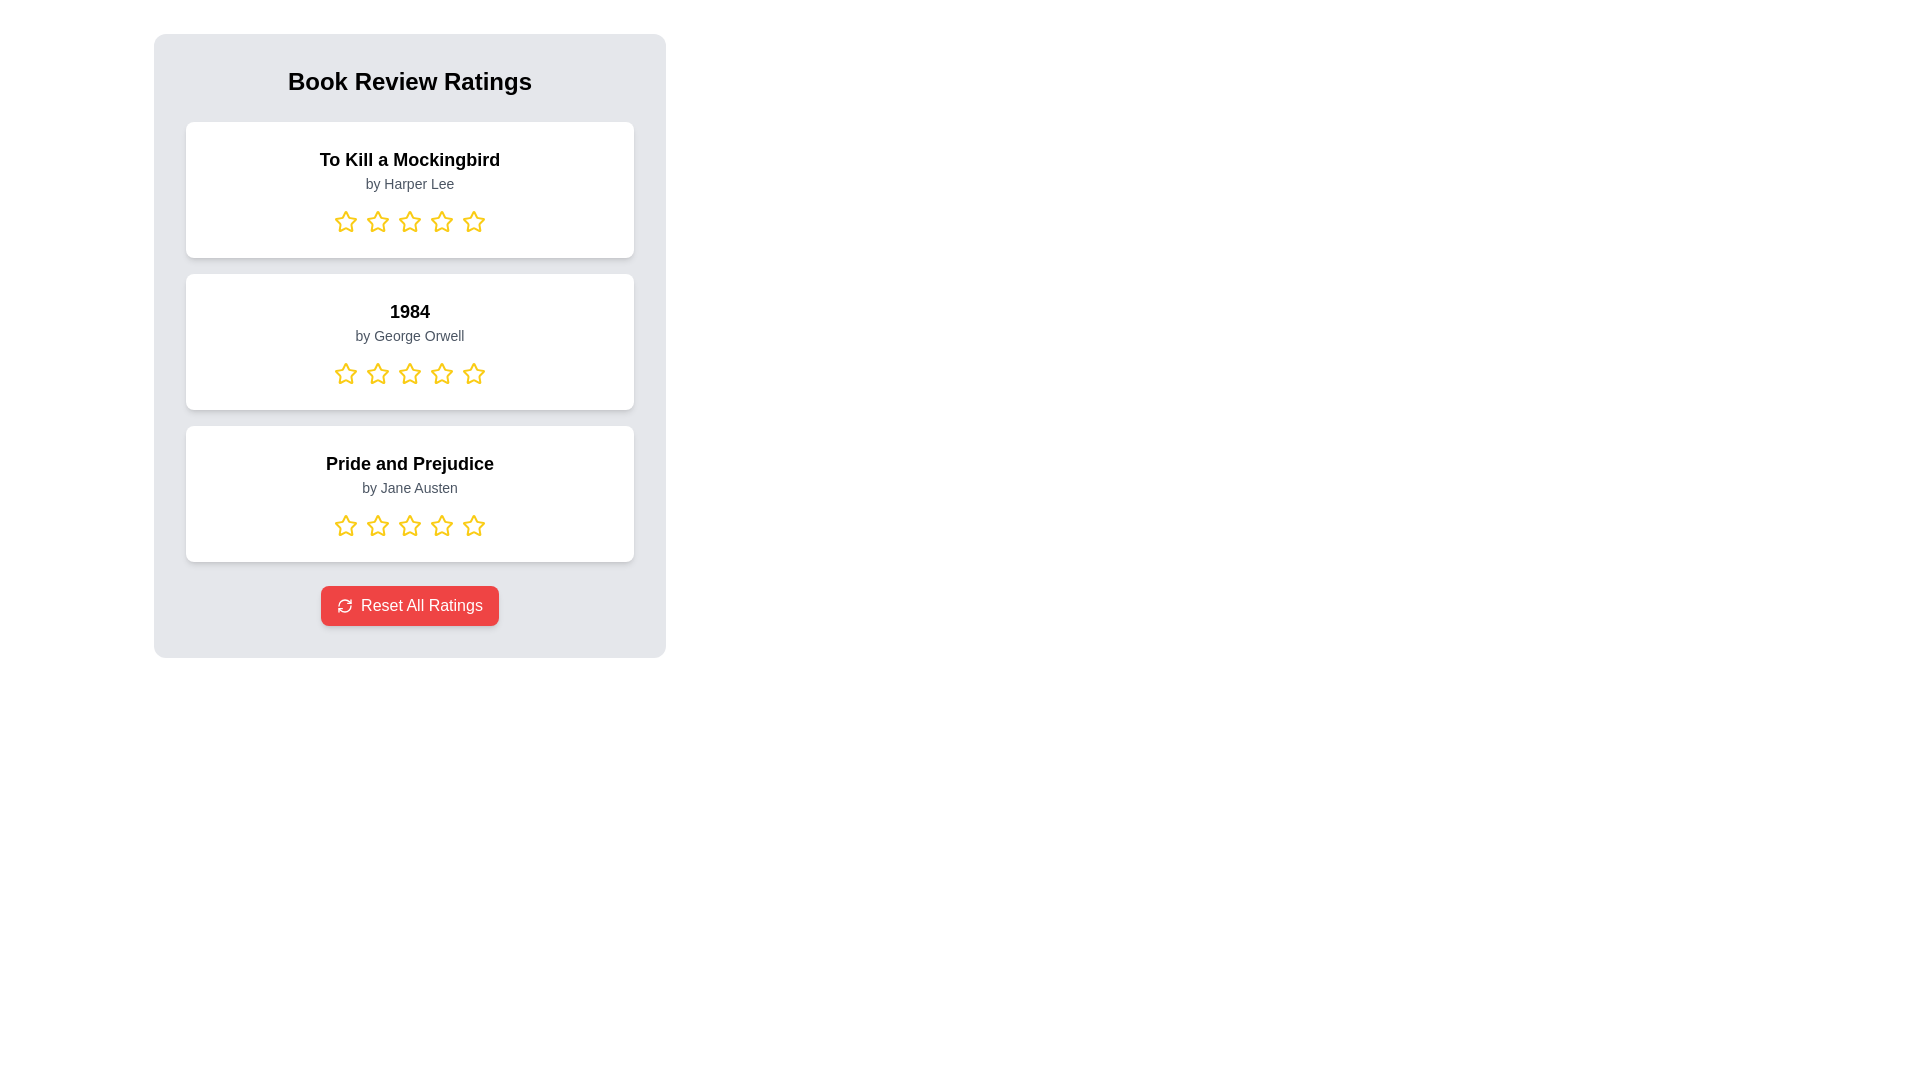 The height and width of the screenshot is (1080, 1920). What do you see at coordinates (408, 524) in the screenshot?
I see `the rating for a book by selecting 3 stars for the book titled Pride and Prejudice` at bounding box center [408, 524].